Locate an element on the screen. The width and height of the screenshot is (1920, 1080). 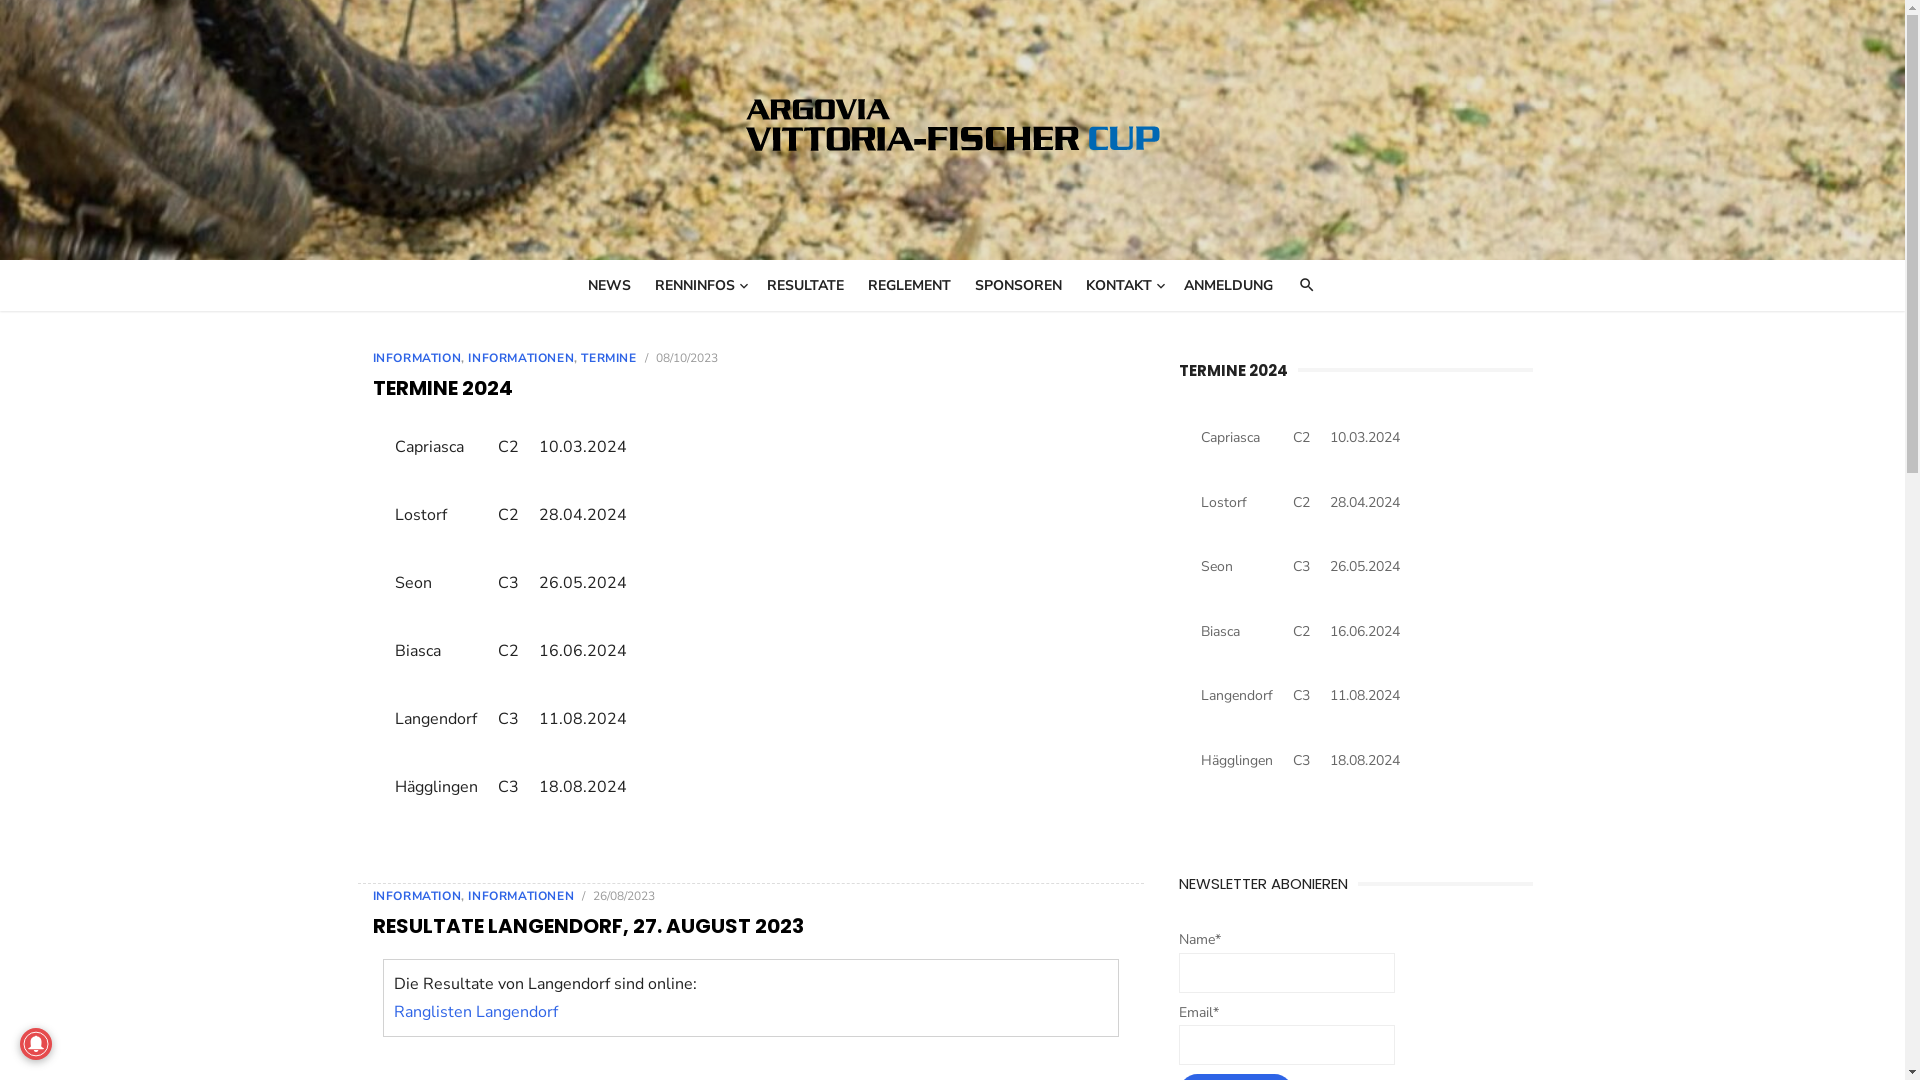
'TERMINE 2024' is located at coordinates (1232, 370).